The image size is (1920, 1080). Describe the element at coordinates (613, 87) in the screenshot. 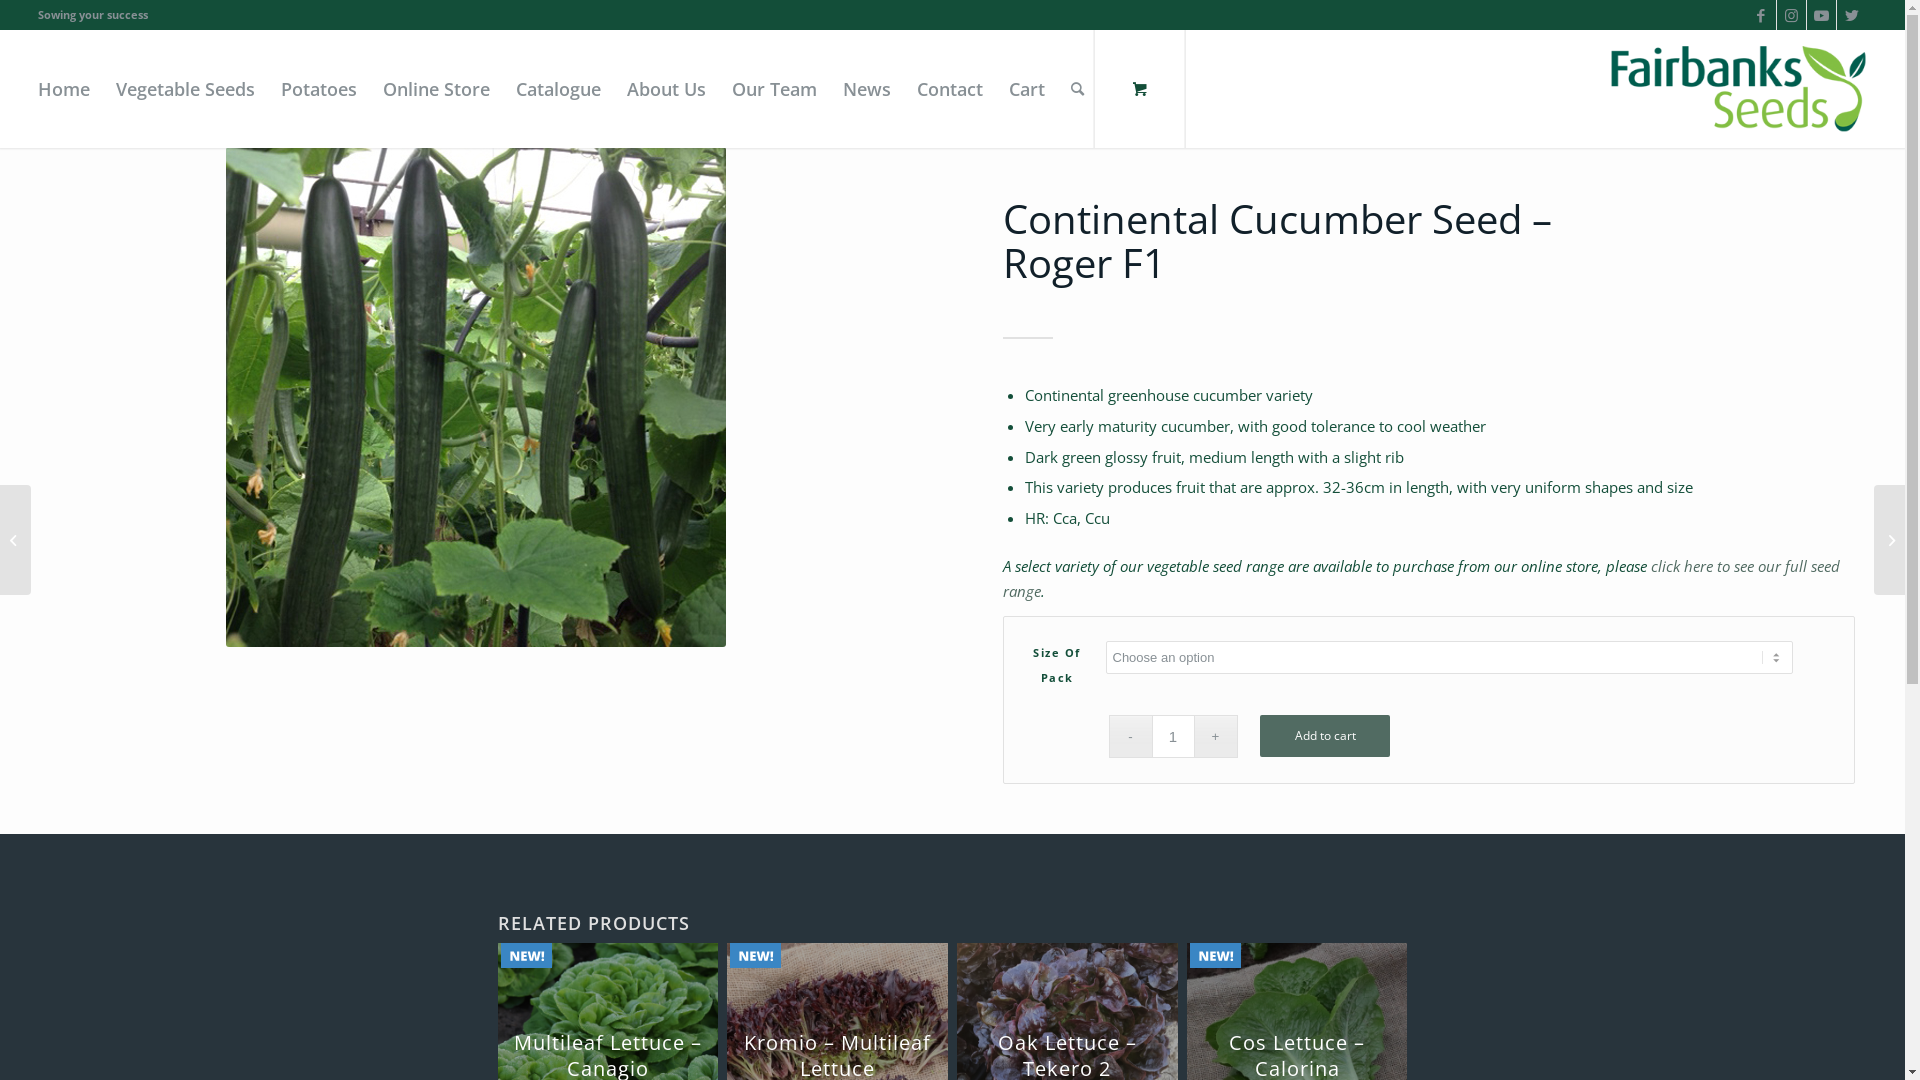

I see `'About Us'` at that location.